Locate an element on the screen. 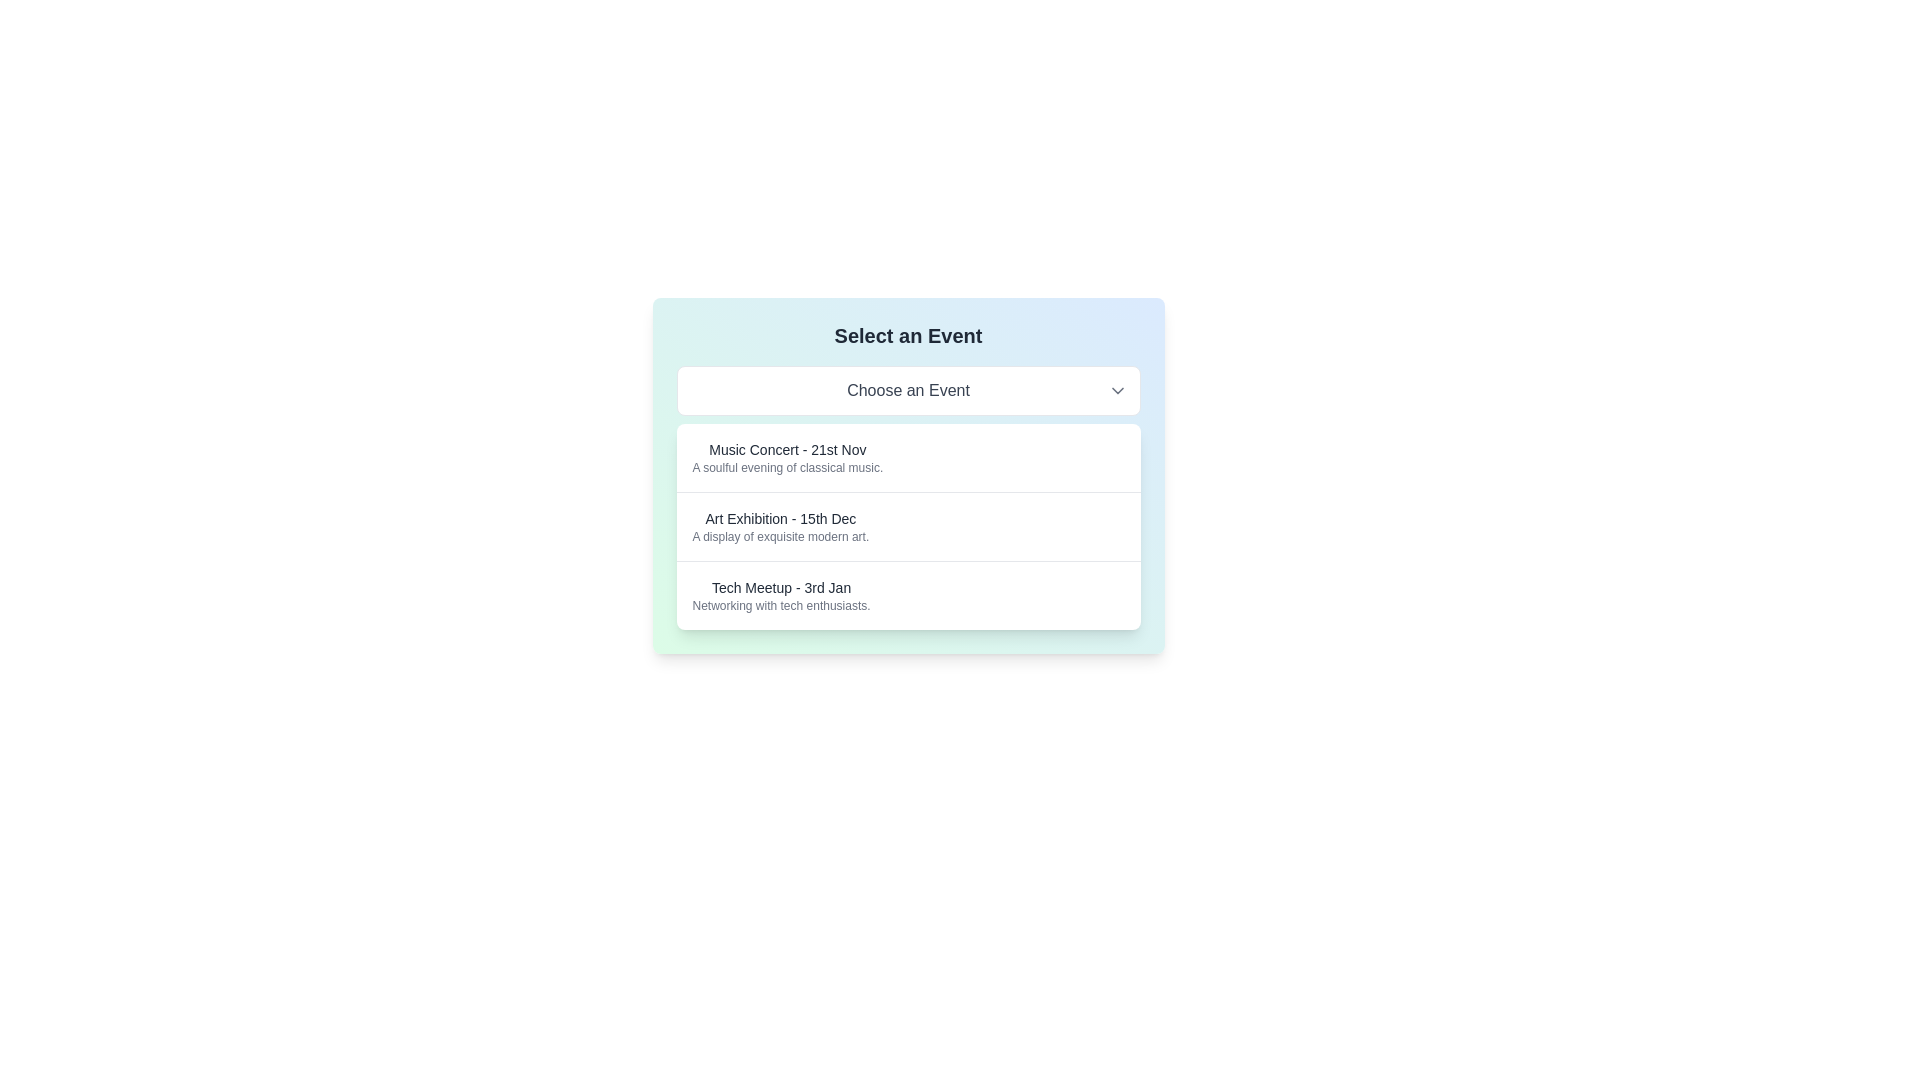  the text-based UI component that displays 'Art Exhibition - 15th Dec' to search for more details about this event is located at coordinates (779, 526).